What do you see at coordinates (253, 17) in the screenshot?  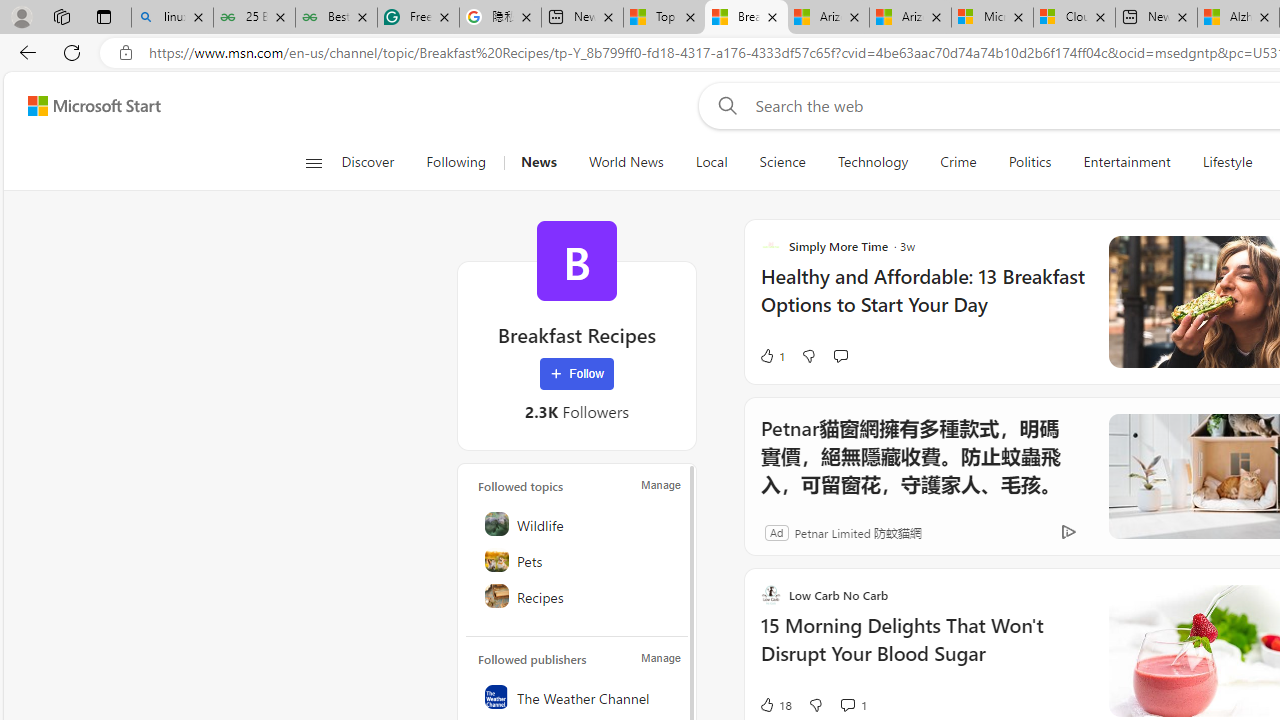 I see `'25 Basic Linux Commands For Beginners - GeeksforGeeks'` at bounding box center [253, 17].